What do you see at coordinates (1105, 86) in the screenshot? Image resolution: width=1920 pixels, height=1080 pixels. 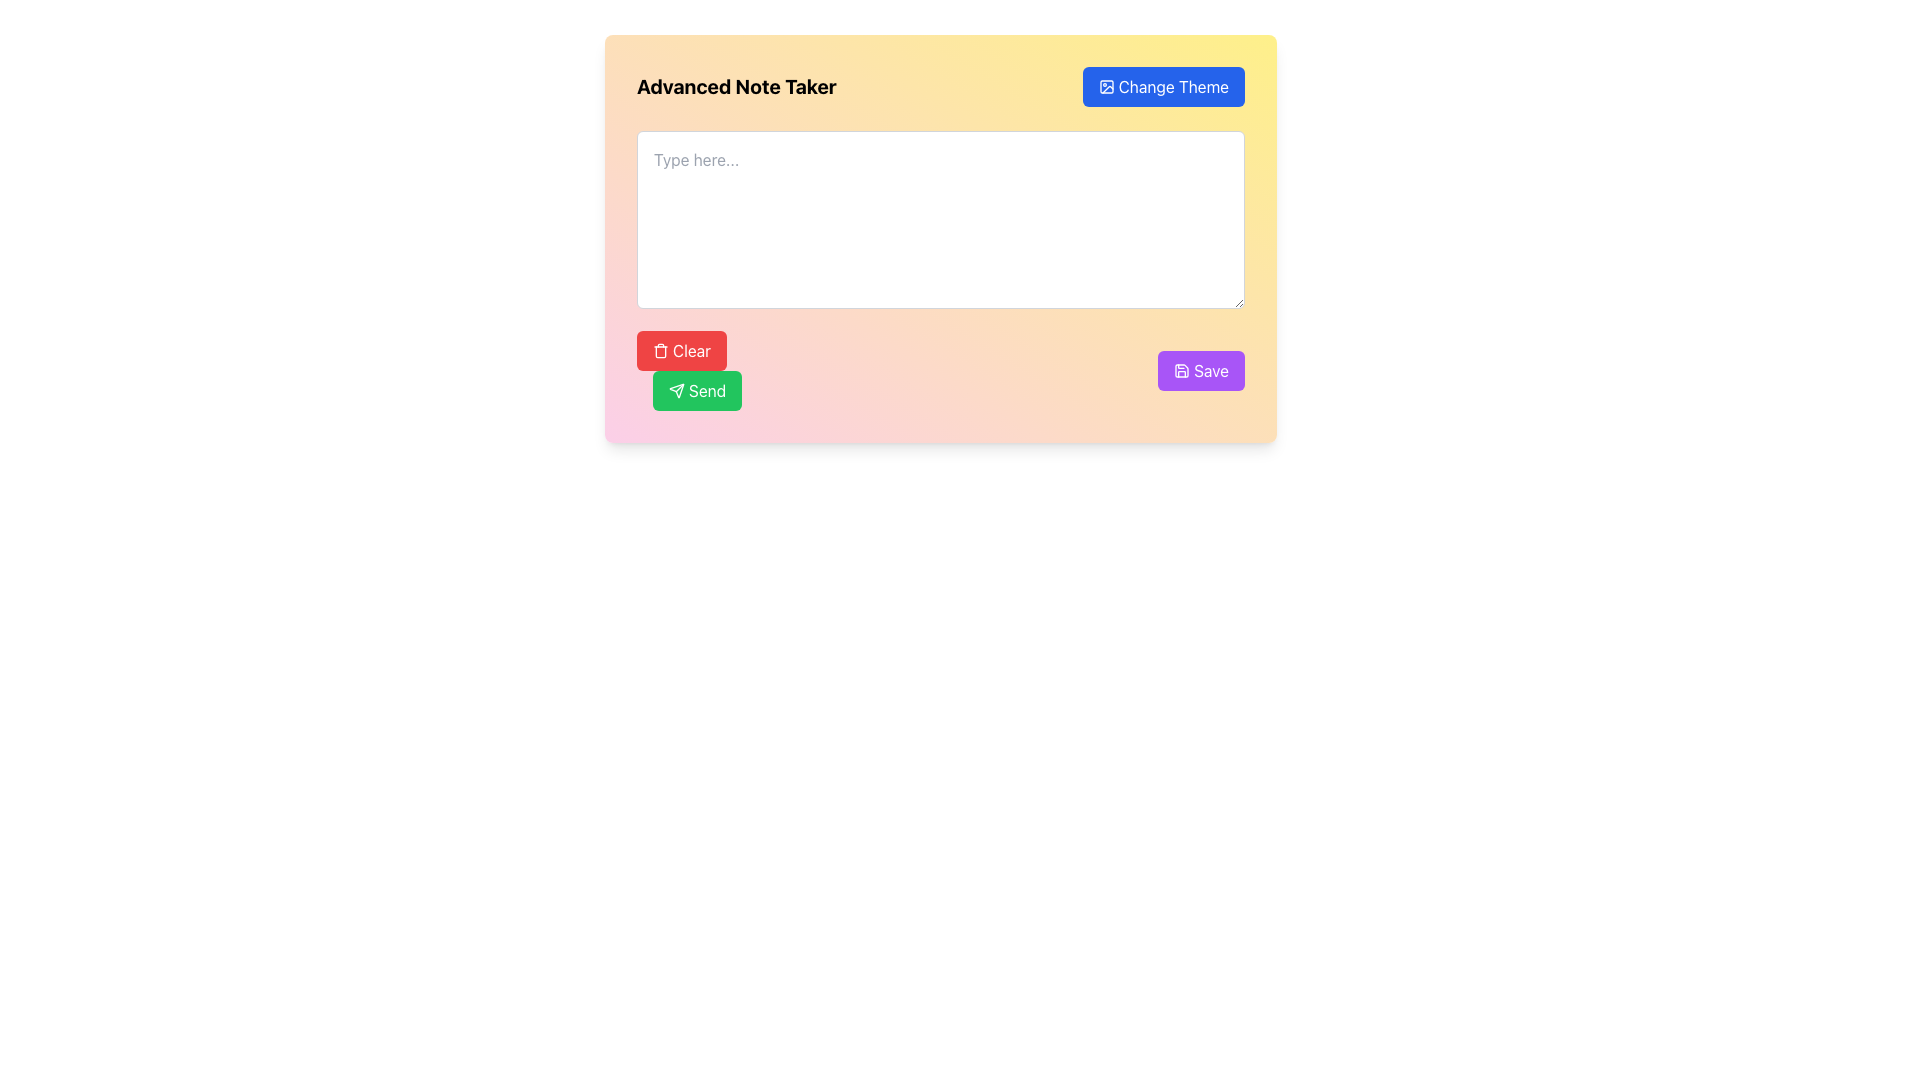 I see `the icon located in the top-right corner of the main interface next to the 'Change Theme' button` at bounding box center [1105, 86].